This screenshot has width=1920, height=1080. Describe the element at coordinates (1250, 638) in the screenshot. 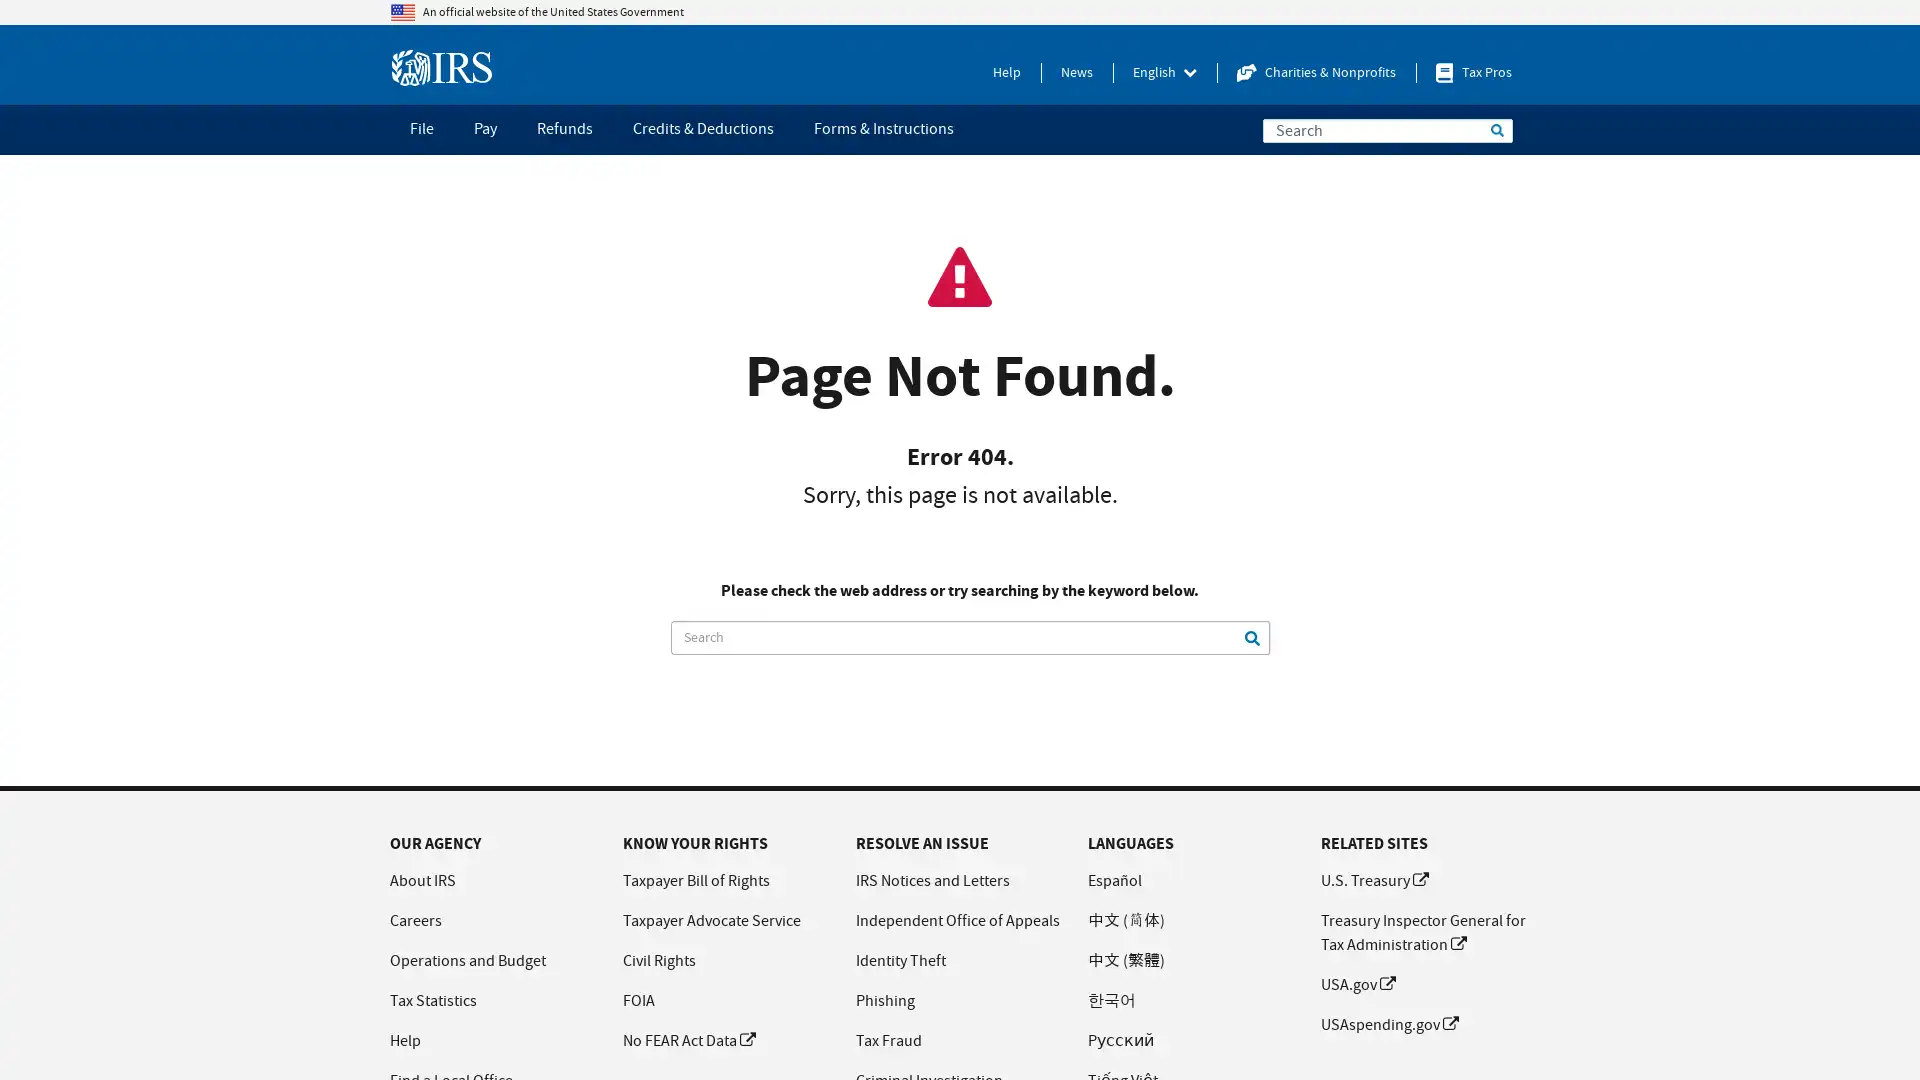

I see `Search` at that location.